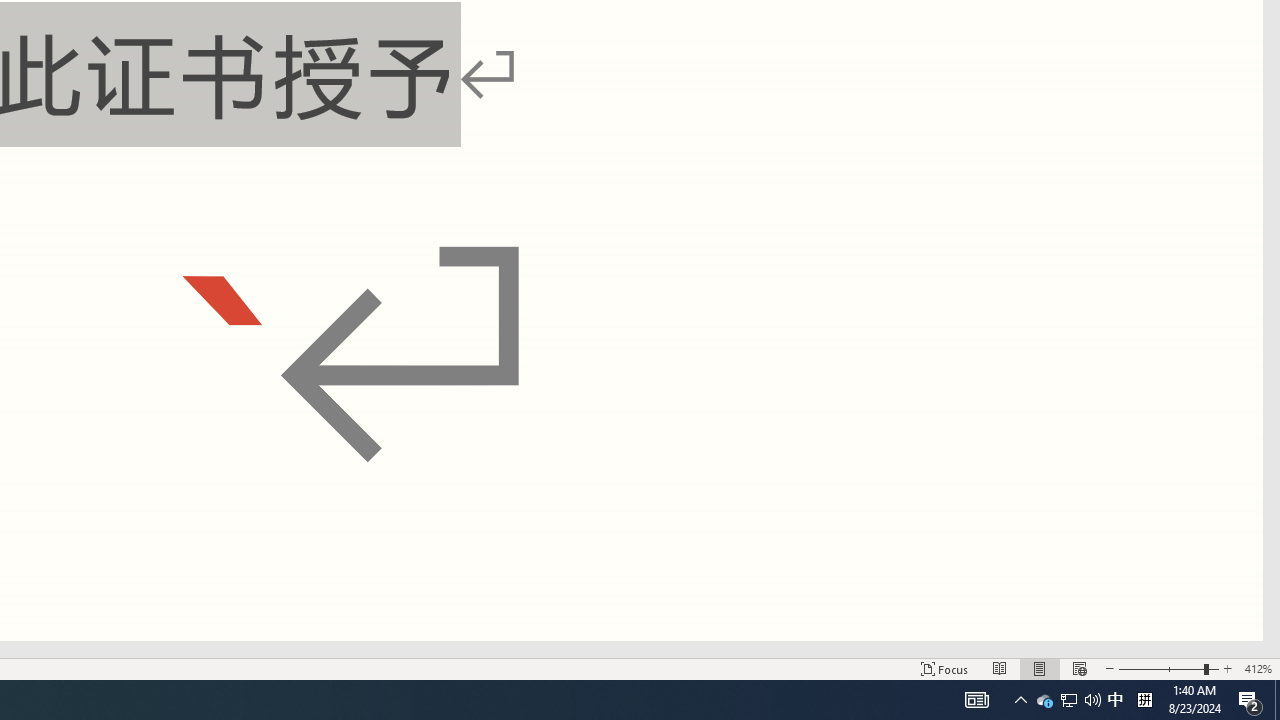 Image resolution: width=1280 pixels, height=720 pixels. Describe the element at coordinates (1161, 669) in the screenshot. I see `'Zoom Out'` at that location.